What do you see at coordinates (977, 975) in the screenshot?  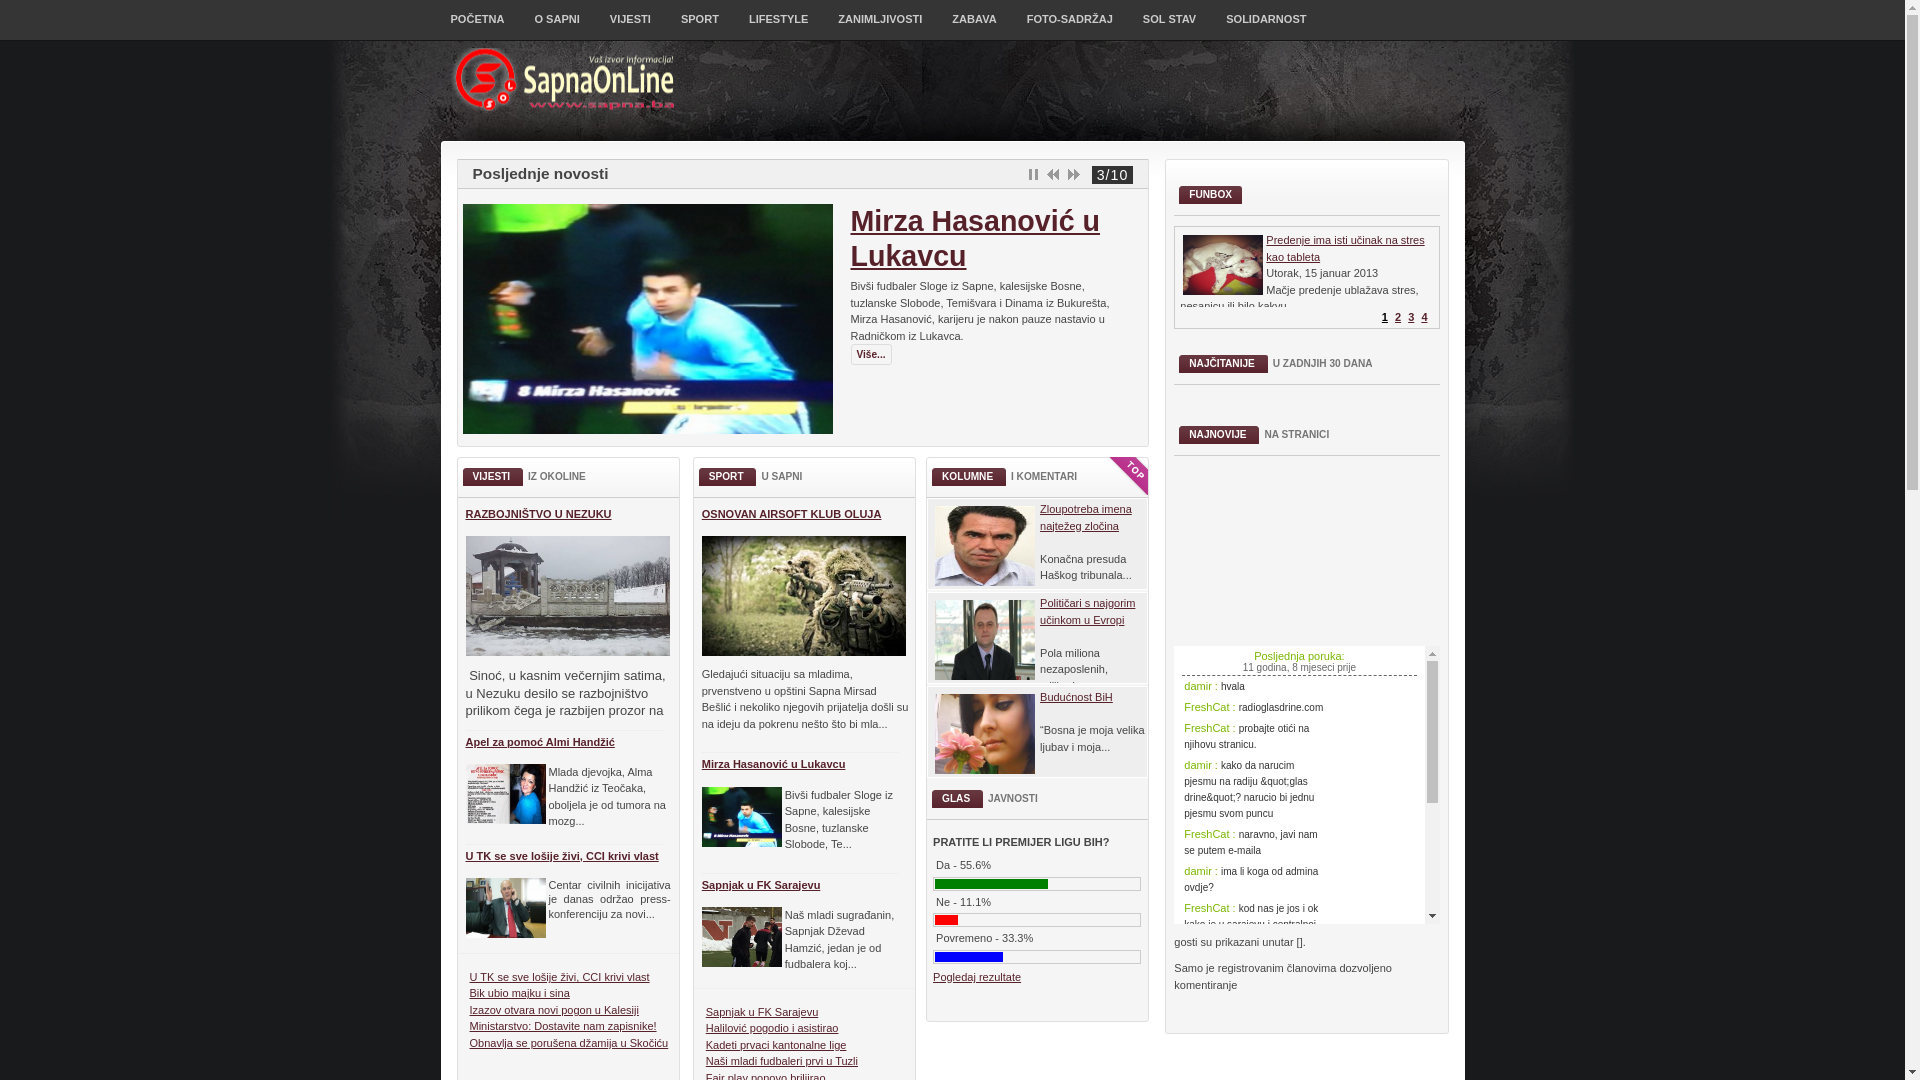 I see `'Pogledaj rezultate'` at bounding box center [977, 975].